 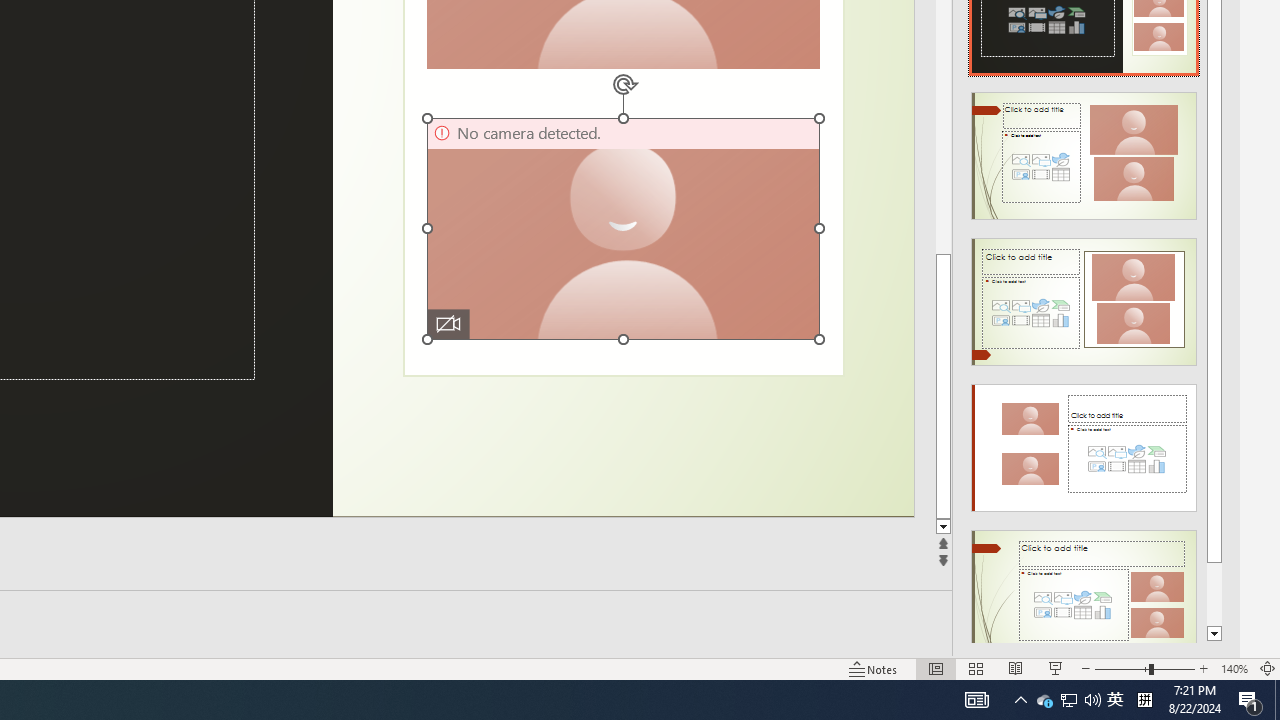 What do you see at coordinates (1083, 586) in the screenshot?
I see `'Design Idea'` at bounding box center [1083, 586].